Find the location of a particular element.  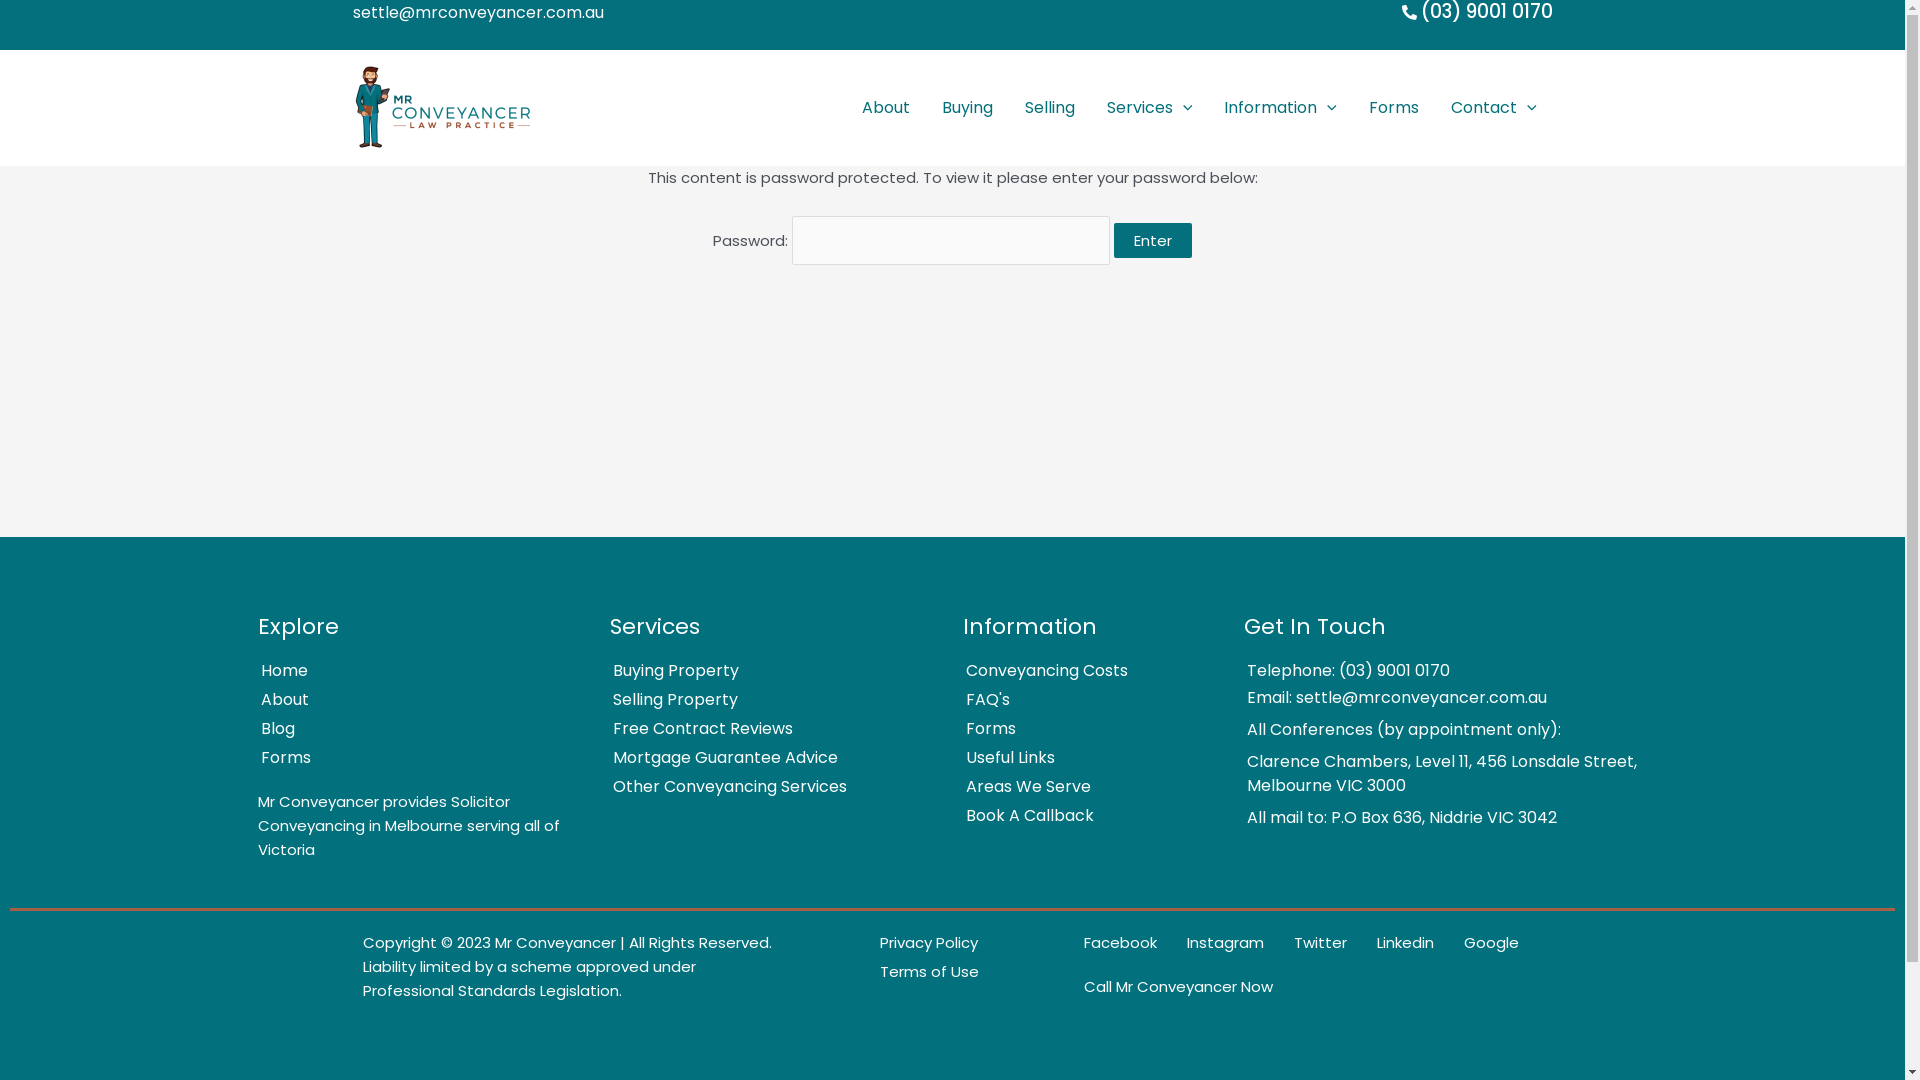

'Buying' is located at coordinates (925, 108).